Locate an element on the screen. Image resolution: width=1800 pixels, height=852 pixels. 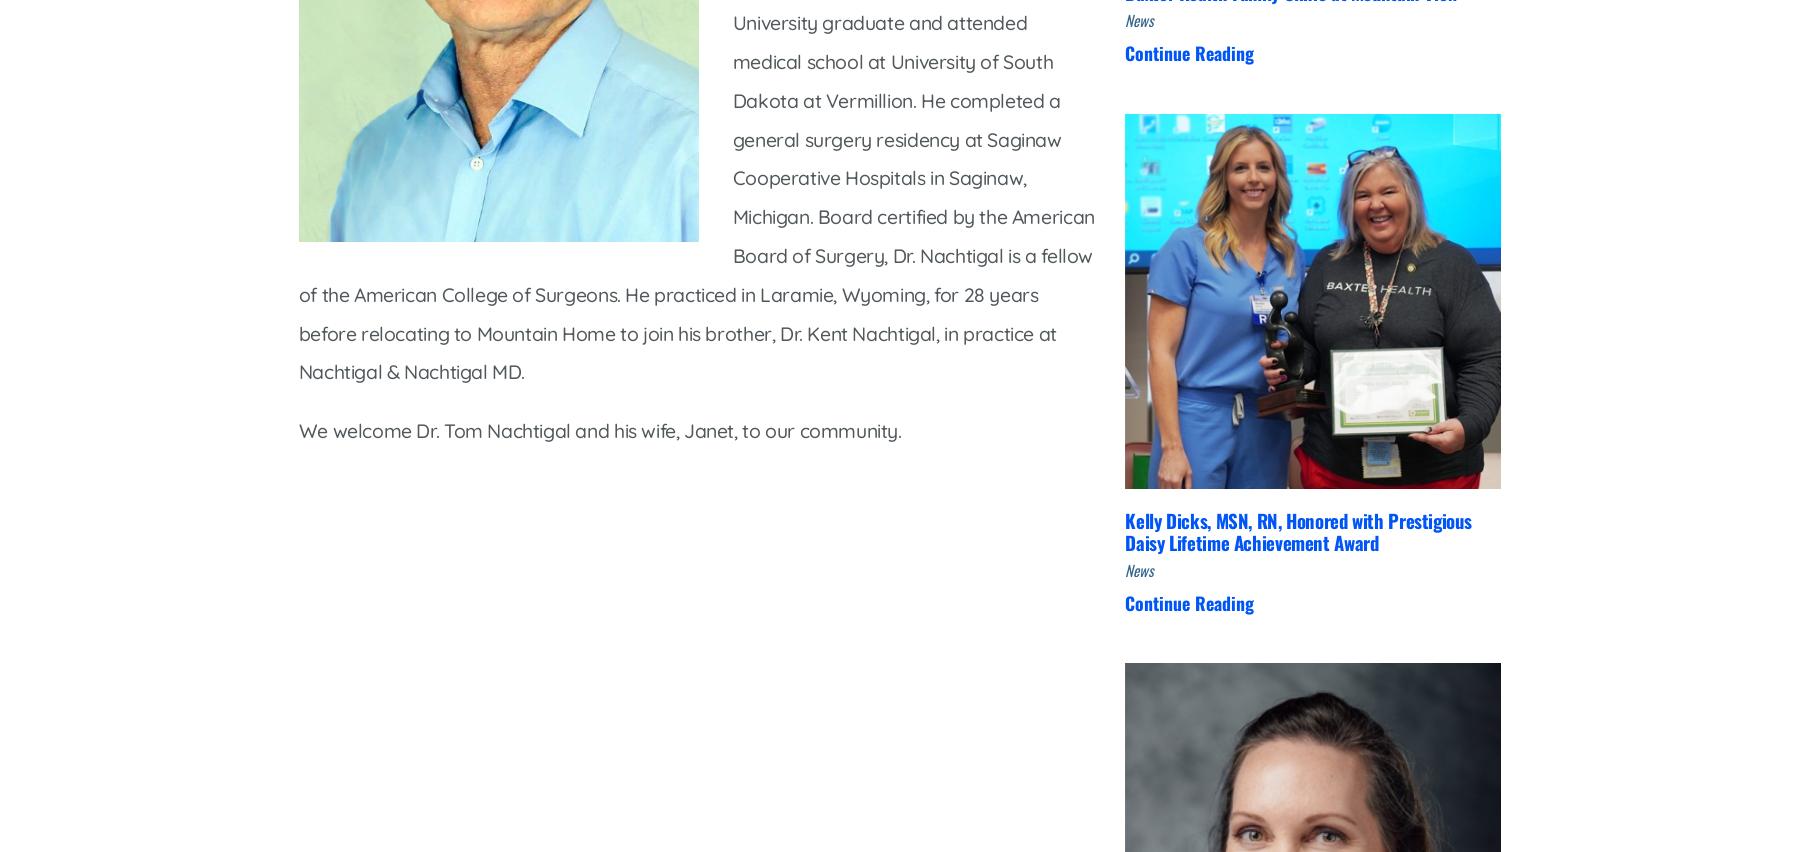
'Contact Us' is located at coordinates (1312, 369).